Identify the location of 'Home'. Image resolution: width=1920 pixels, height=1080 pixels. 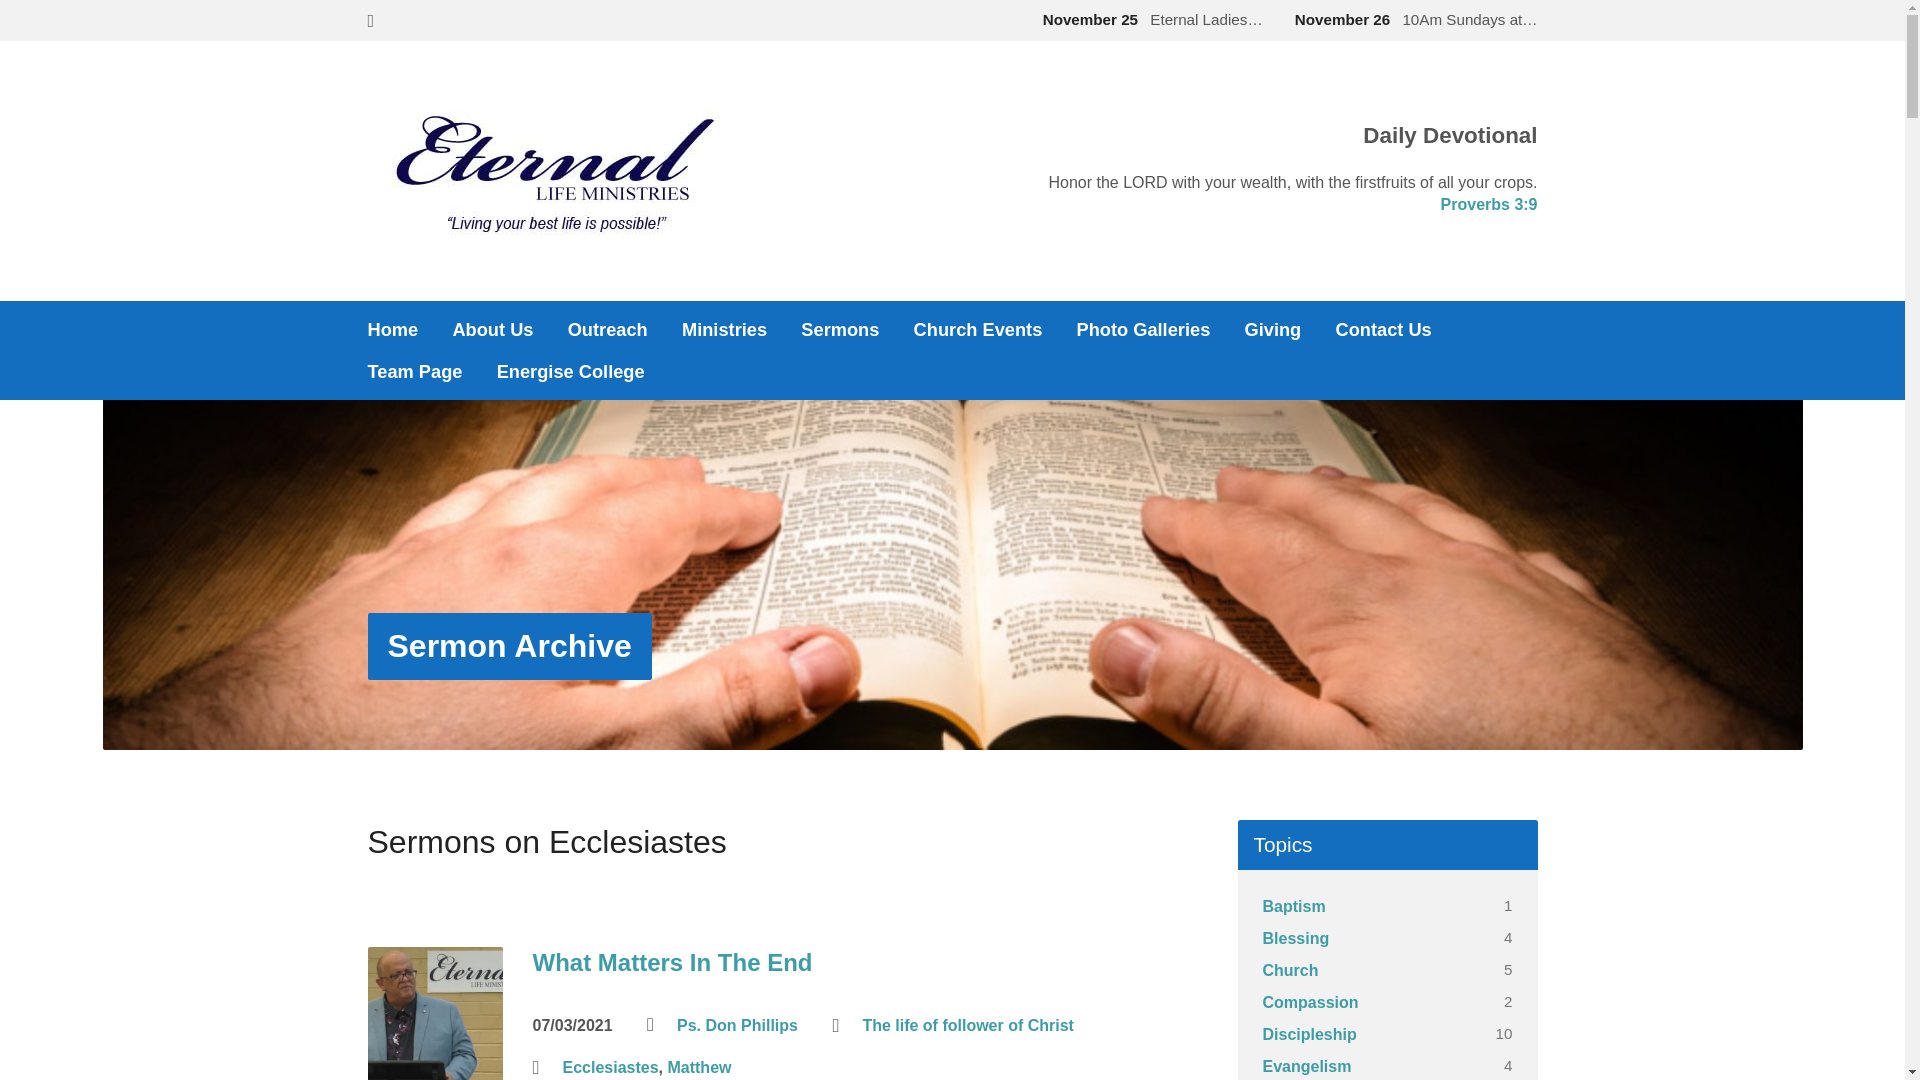
(393, 329).